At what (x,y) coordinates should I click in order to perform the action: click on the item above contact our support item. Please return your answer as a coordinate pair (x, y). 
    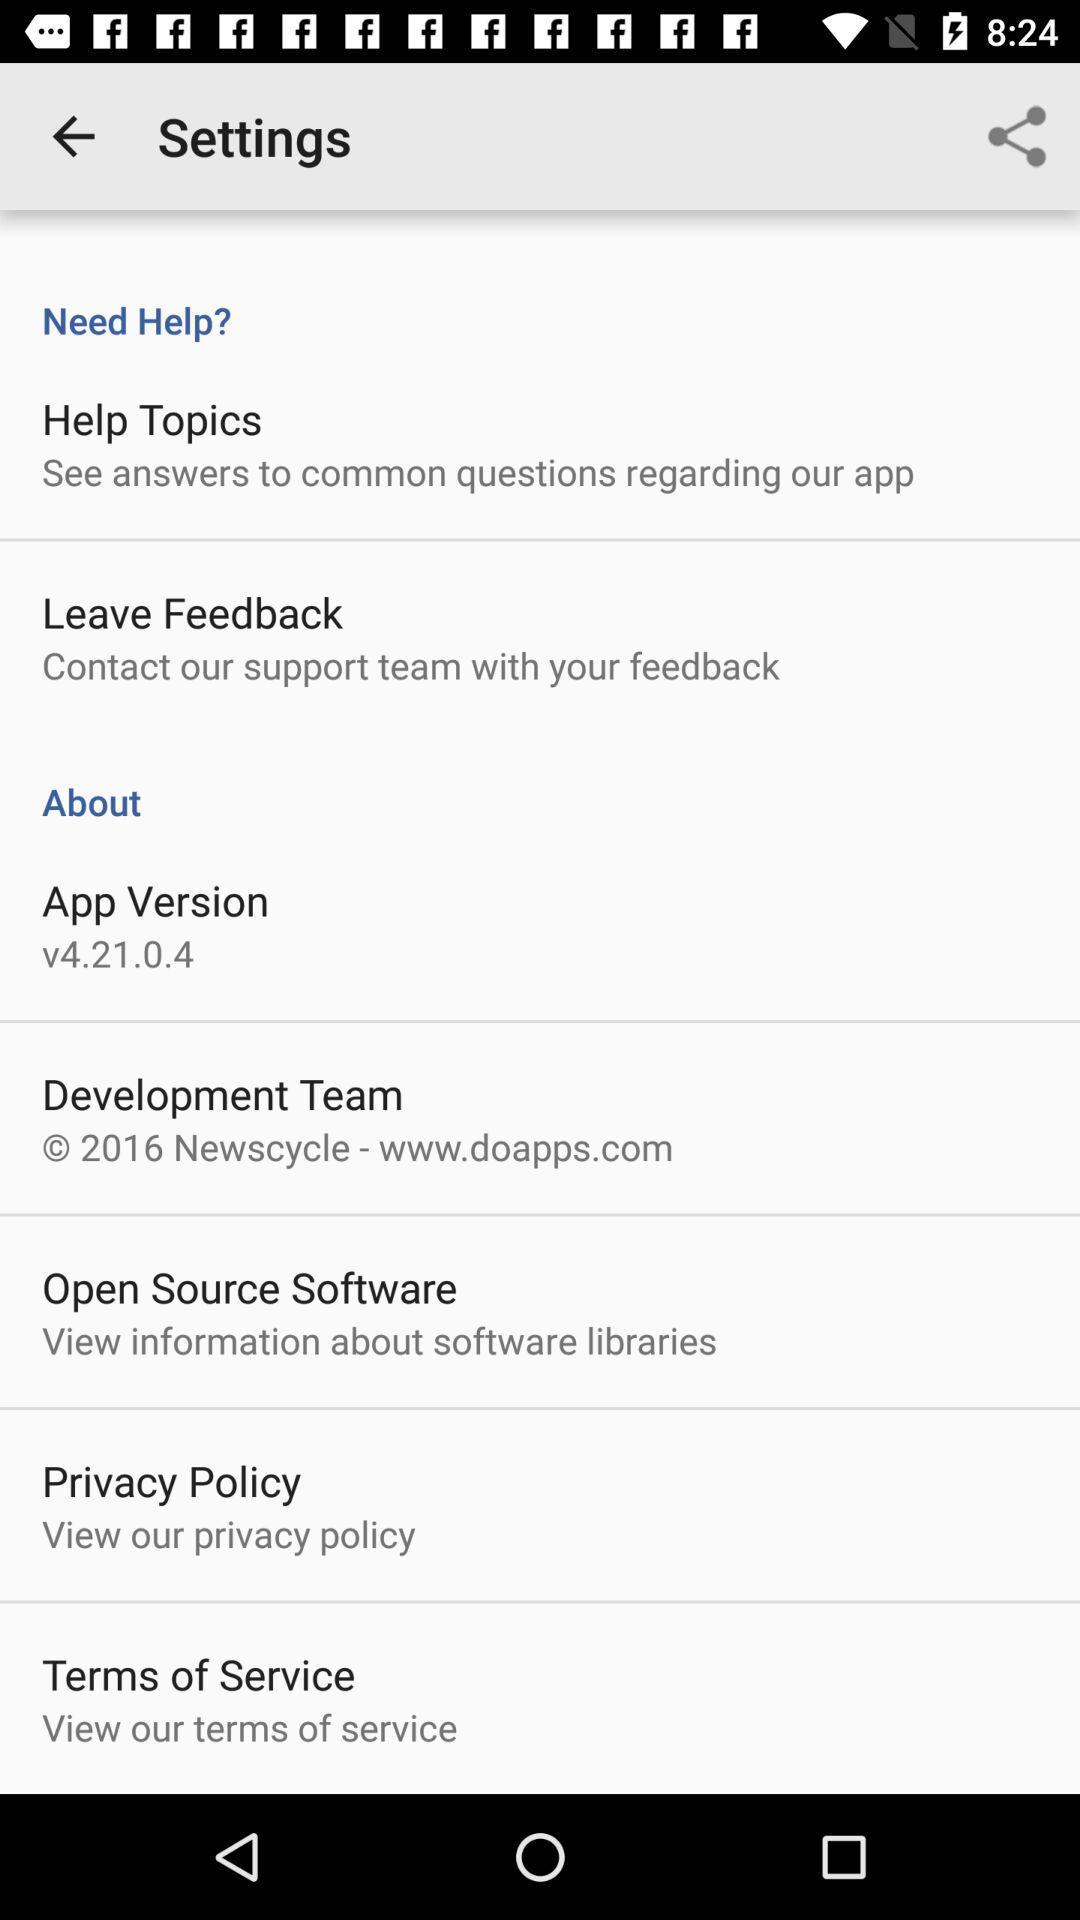
    Looking at the image, I should click on (192, 611).